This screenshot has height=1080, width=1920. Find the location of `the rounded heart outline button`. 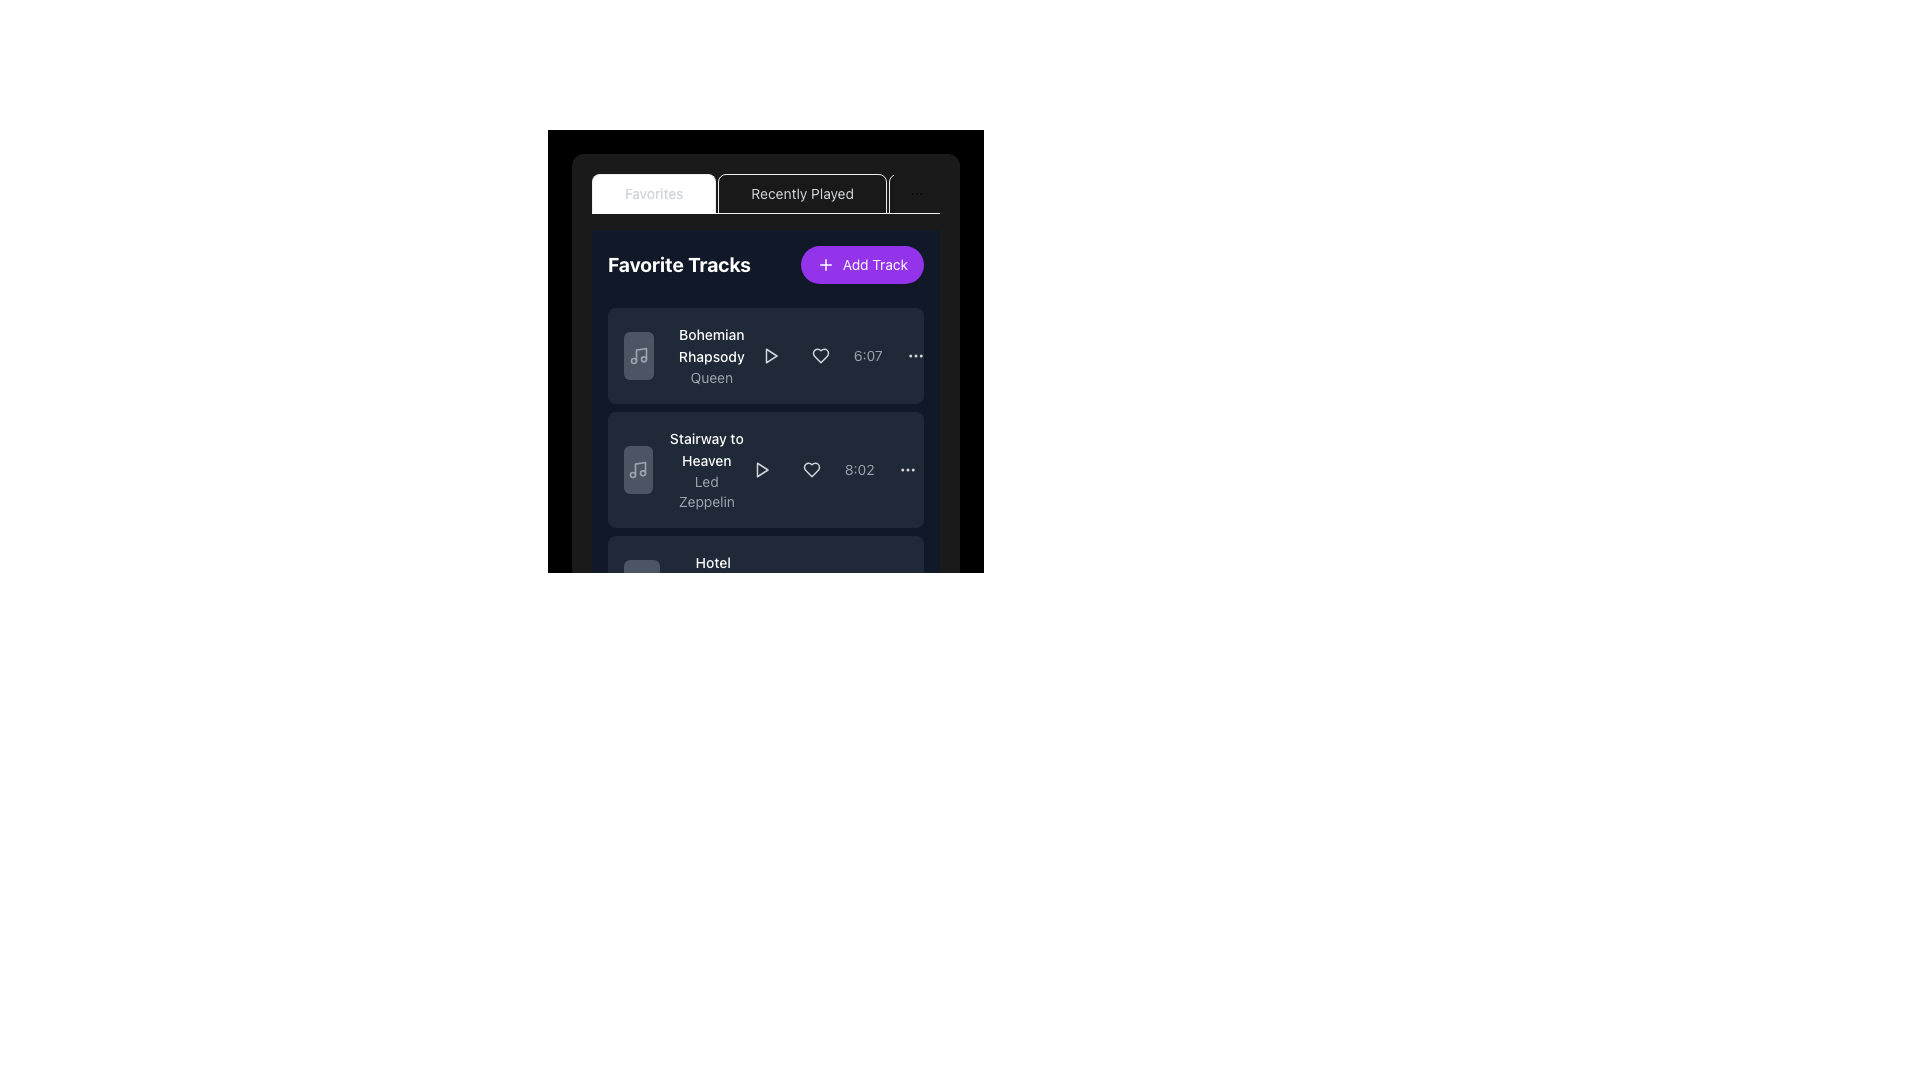

the rounded heart outline button is located at coordinates (820, 354).